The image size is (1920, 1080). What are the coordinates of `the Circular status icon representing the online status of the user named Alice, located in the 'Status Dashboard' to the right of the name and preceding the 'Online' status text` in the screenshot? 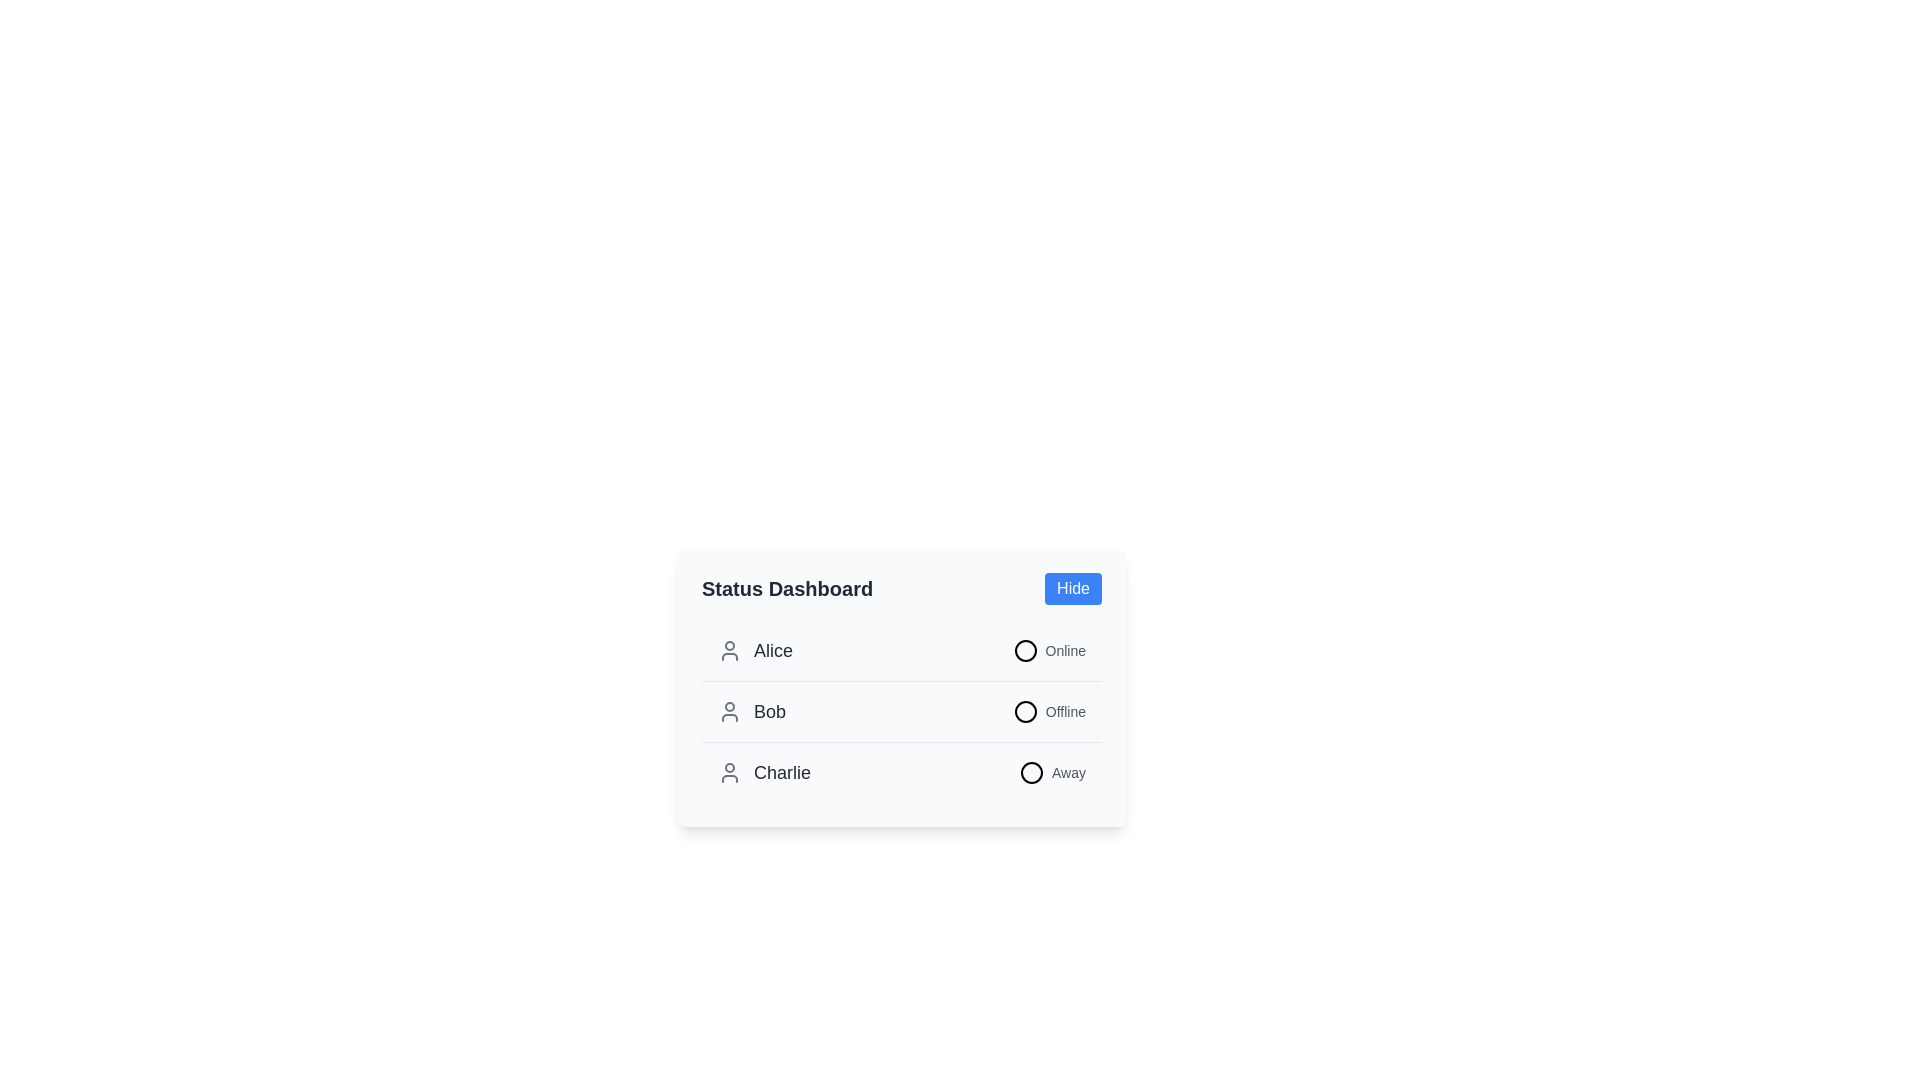 It's located at (1025, 651).